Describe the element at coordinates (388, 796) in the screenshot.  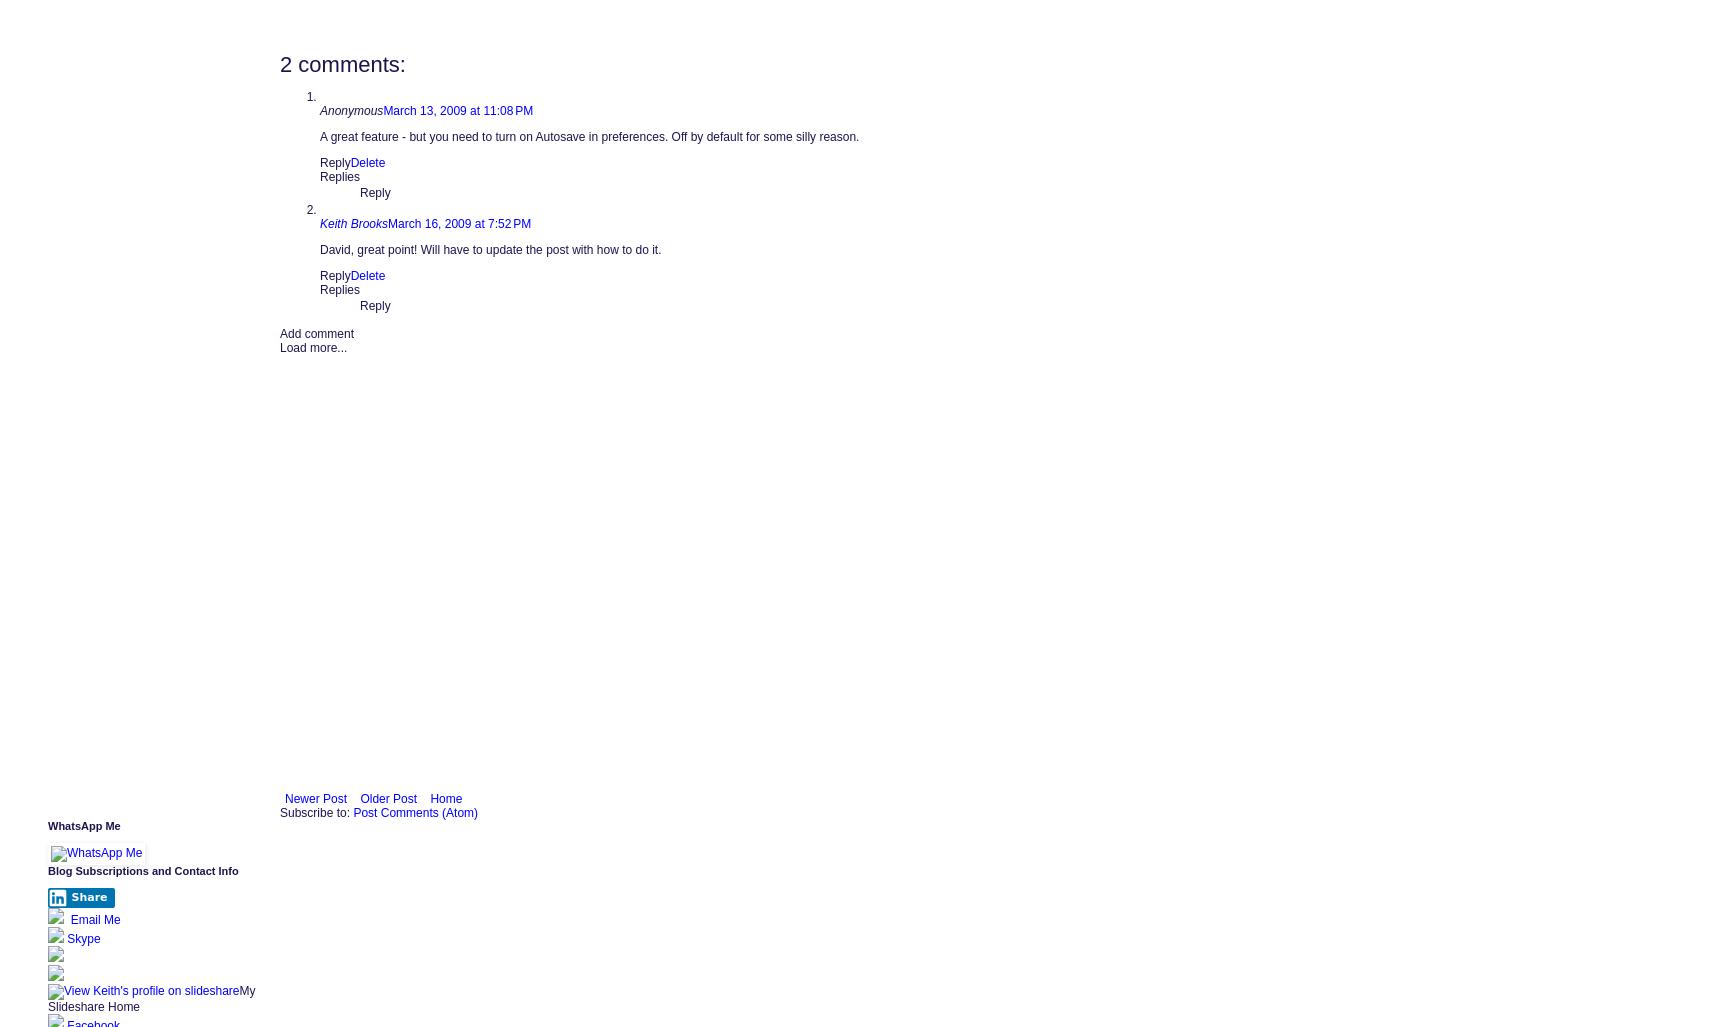
I see `'Older Post'` at that location.